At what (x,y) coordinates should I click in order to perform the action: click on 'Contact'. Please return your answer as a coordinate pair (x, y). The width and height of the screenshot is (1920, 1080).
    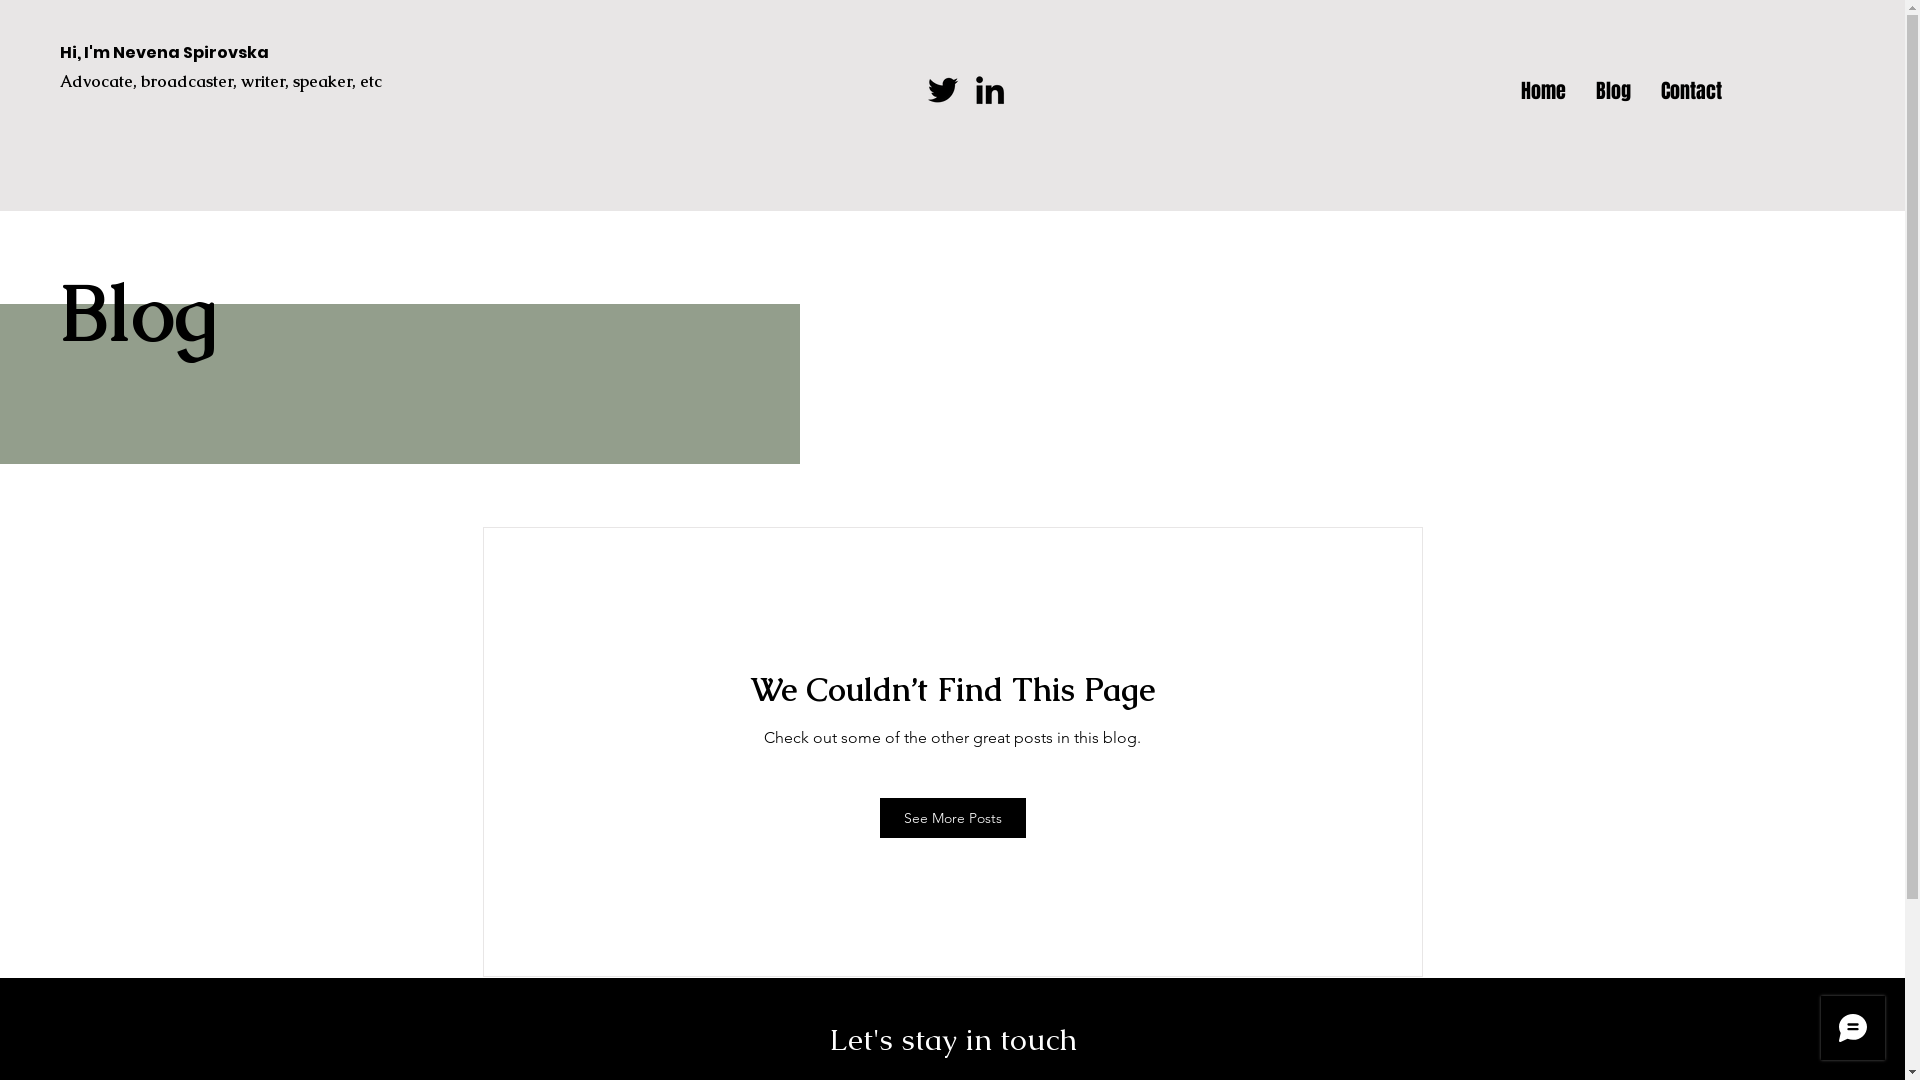
    Looking at the image, I should click on (1690, 87).